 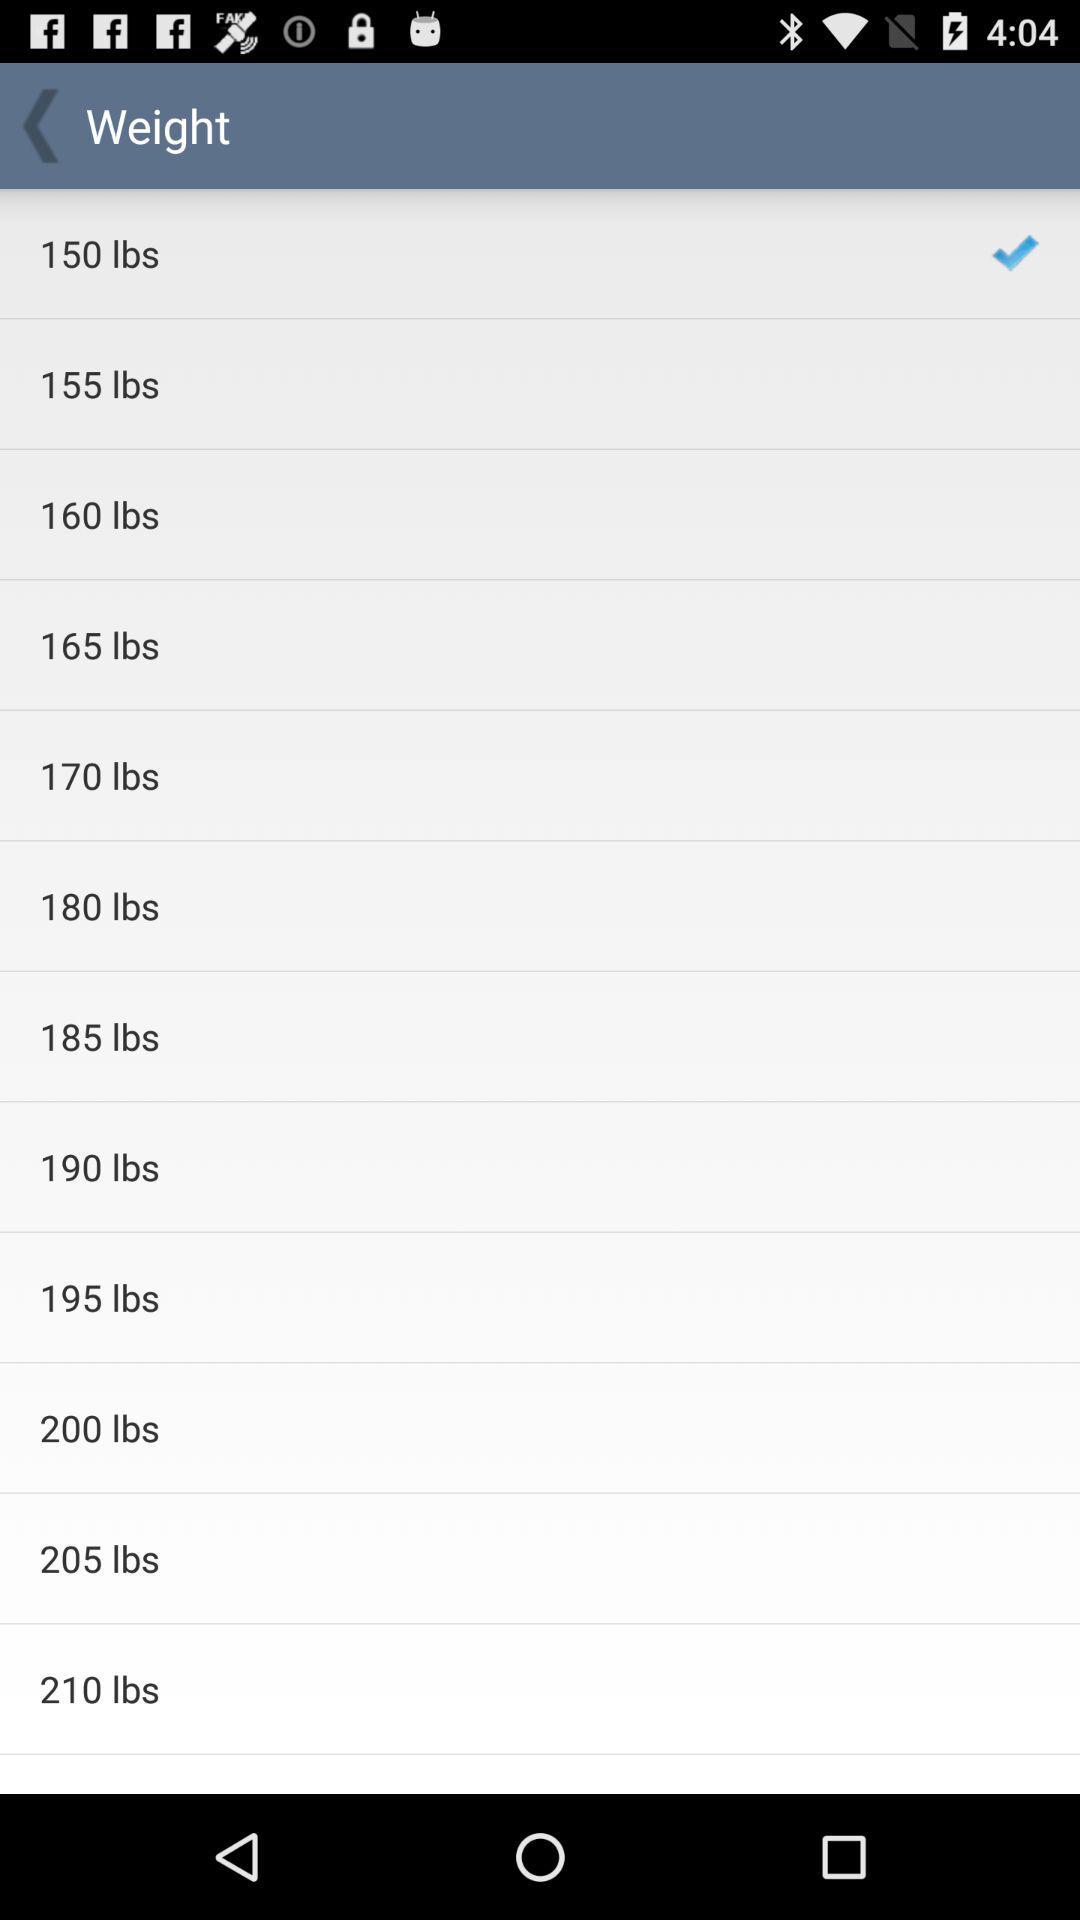 I want to click on icon above the 185 lbs icon, so click(x=489, y=905).